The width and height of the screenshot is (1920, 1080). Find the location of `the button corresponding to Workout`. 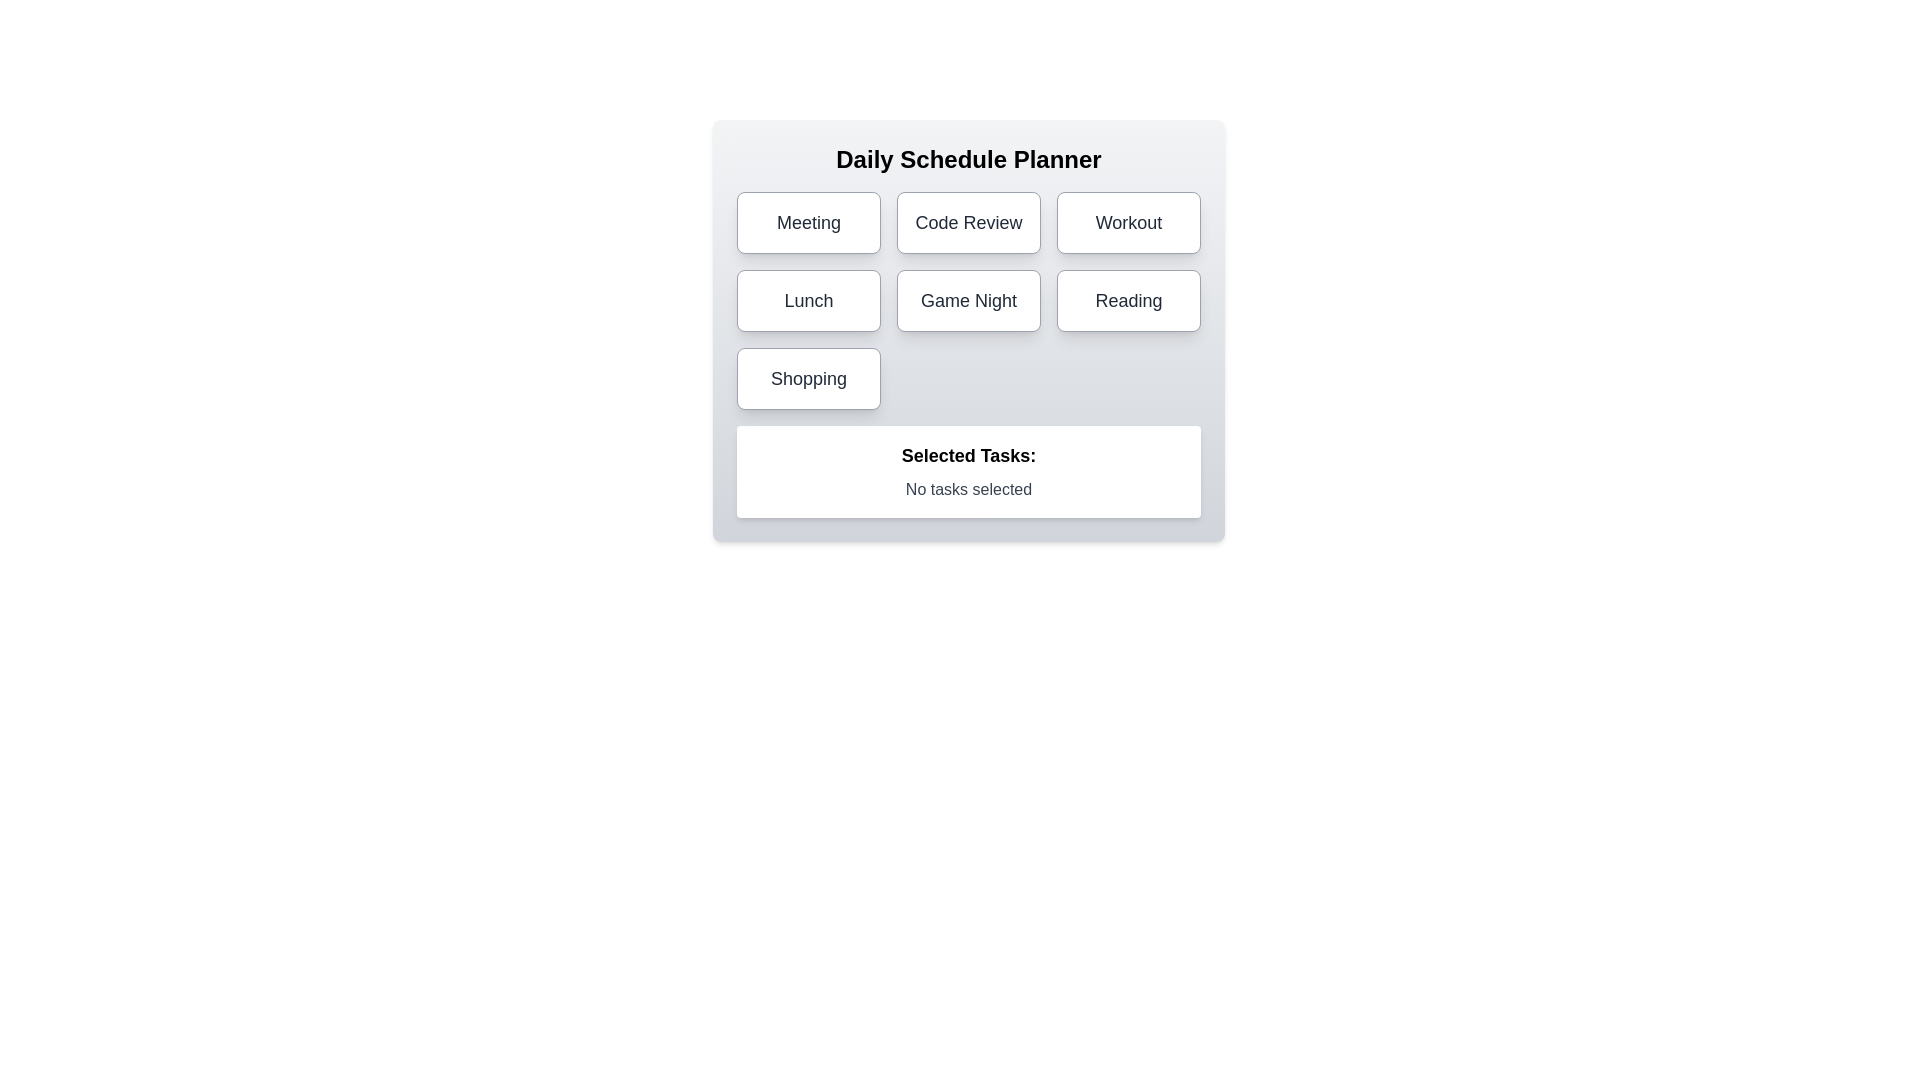

the button corresponding to Workout is located at coordinates (1128, 223).